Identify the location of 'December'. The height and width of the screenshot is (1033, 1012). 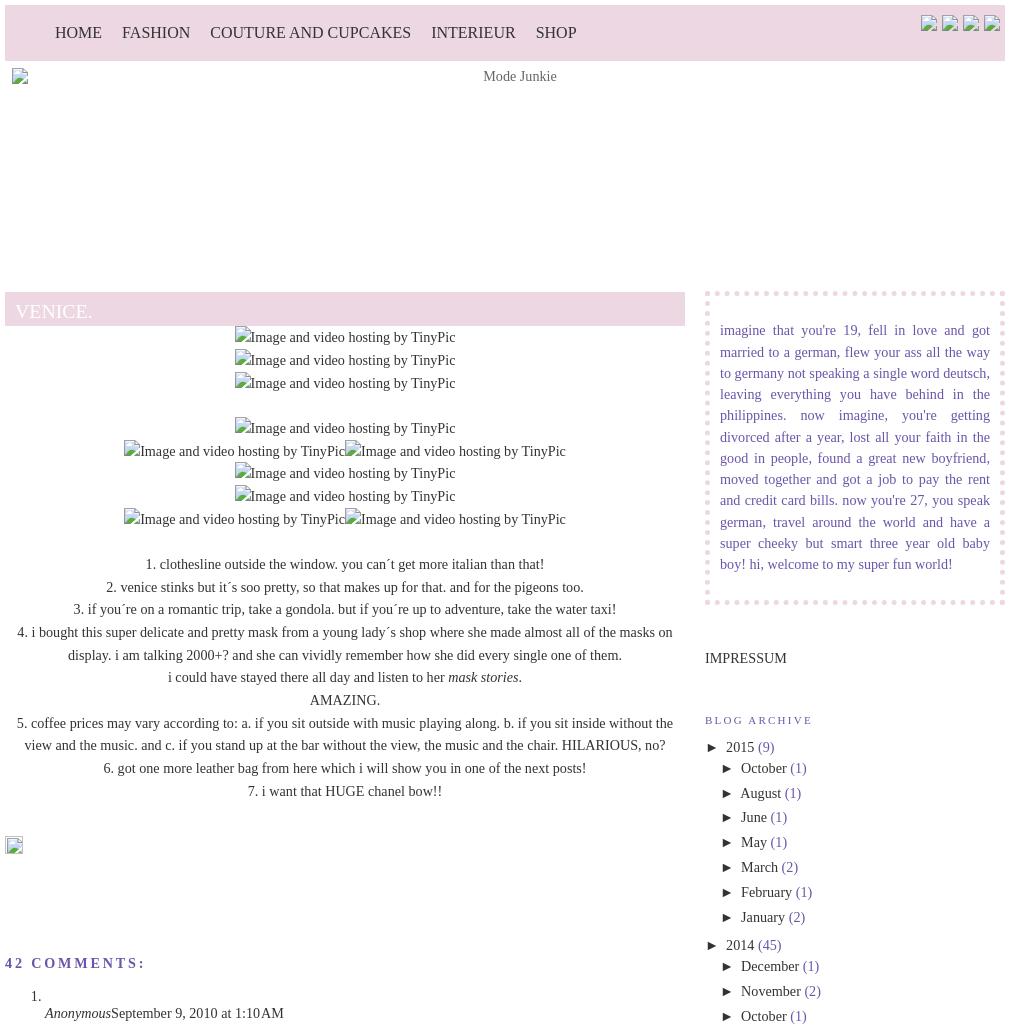
(770, 964).